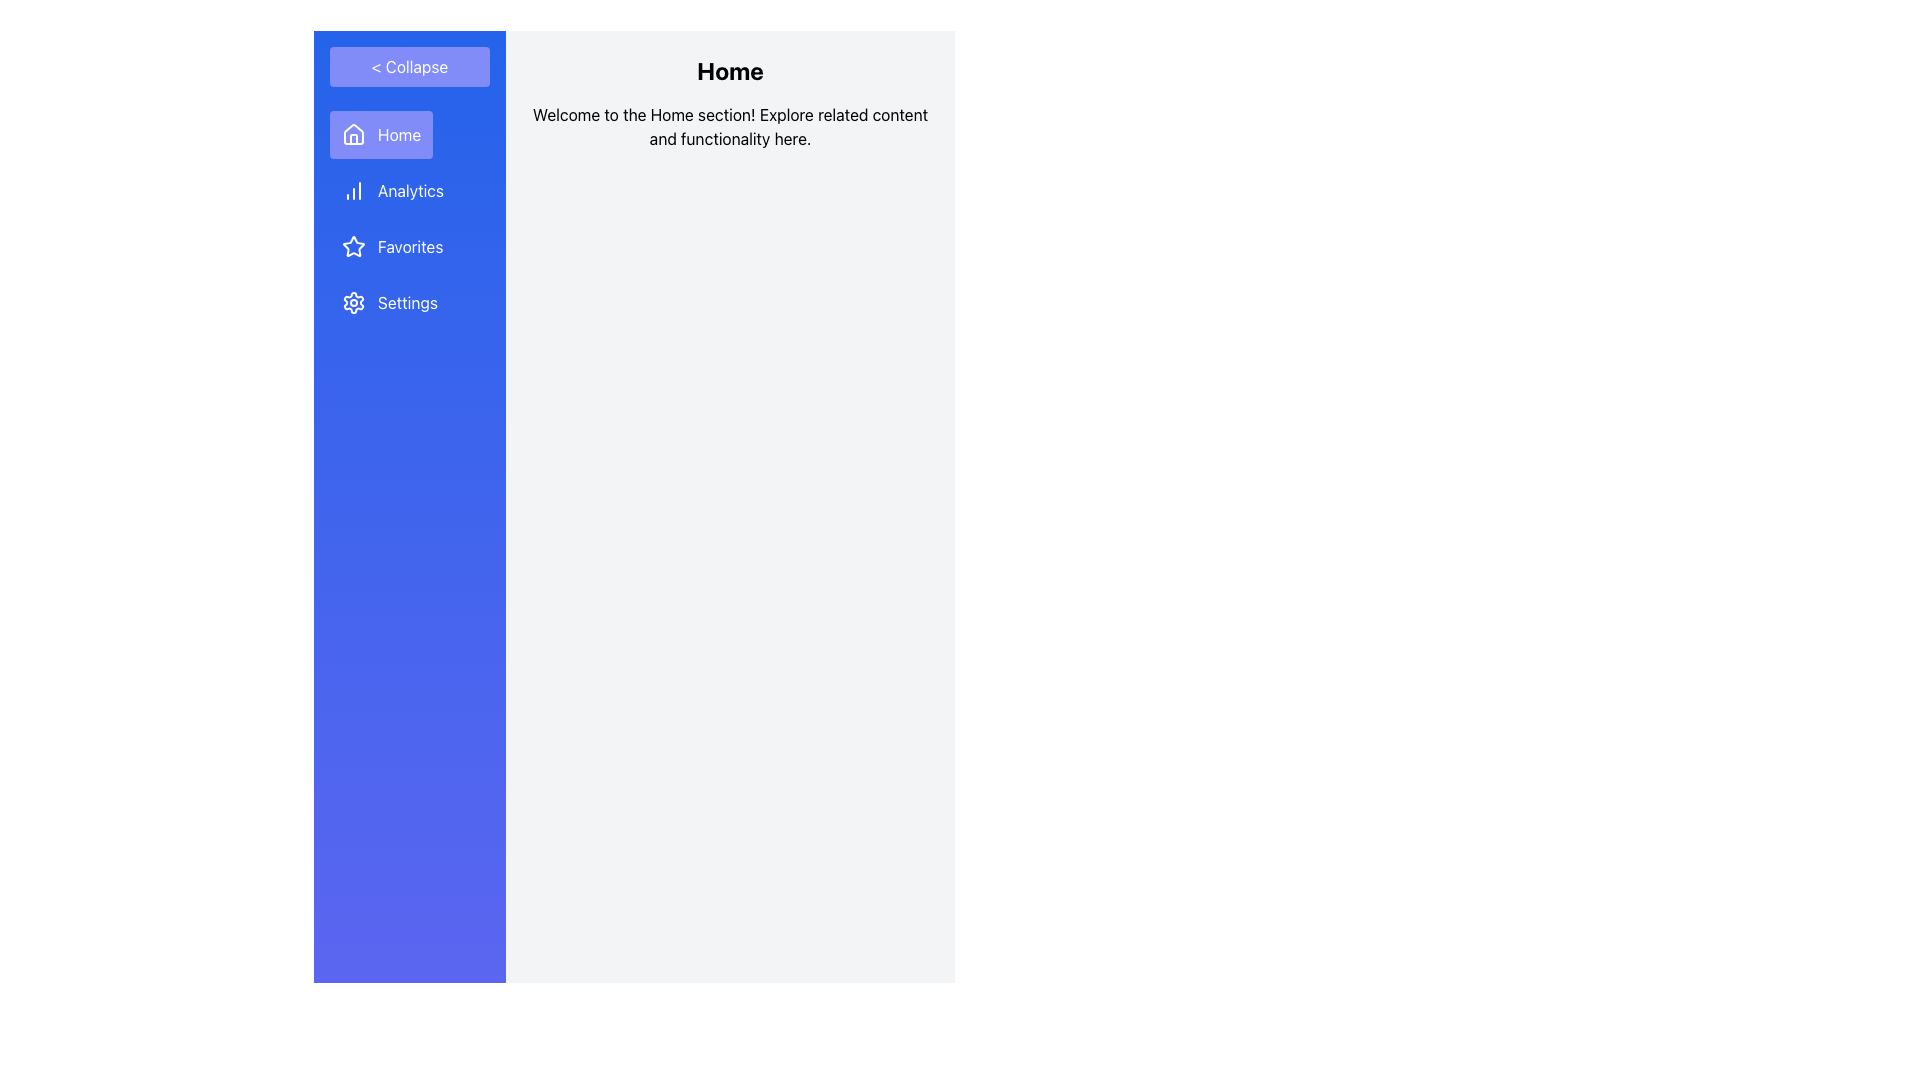 This screenshot has height=1080, width=1920. I want to click on the bar chart icon located in the 'Analytics' section of the vertical navigation bar, which is styled with a white vector appearance against a blue background, so click(354, 191).